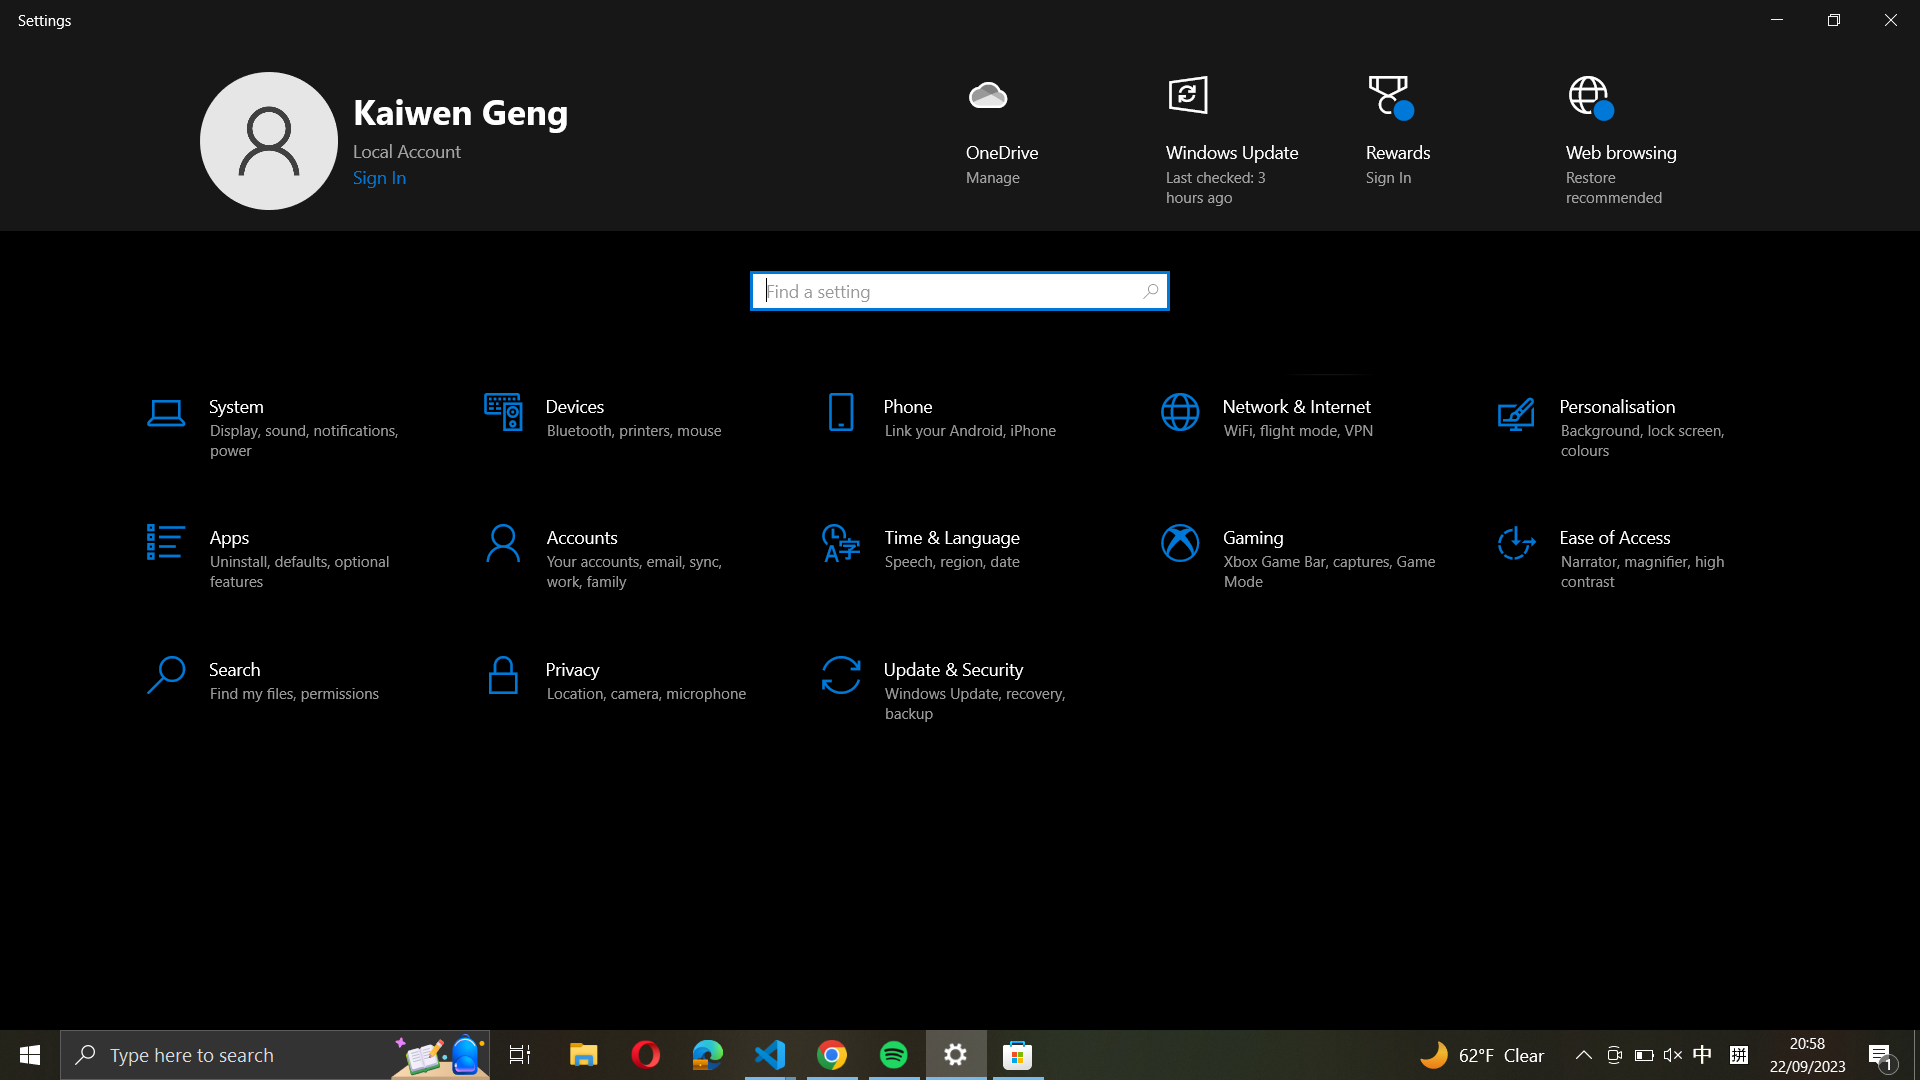  What do you see at coordinates (622, 678) in the screenshot?
I see `the "Privacy" button` at bounding box center [622, 678].